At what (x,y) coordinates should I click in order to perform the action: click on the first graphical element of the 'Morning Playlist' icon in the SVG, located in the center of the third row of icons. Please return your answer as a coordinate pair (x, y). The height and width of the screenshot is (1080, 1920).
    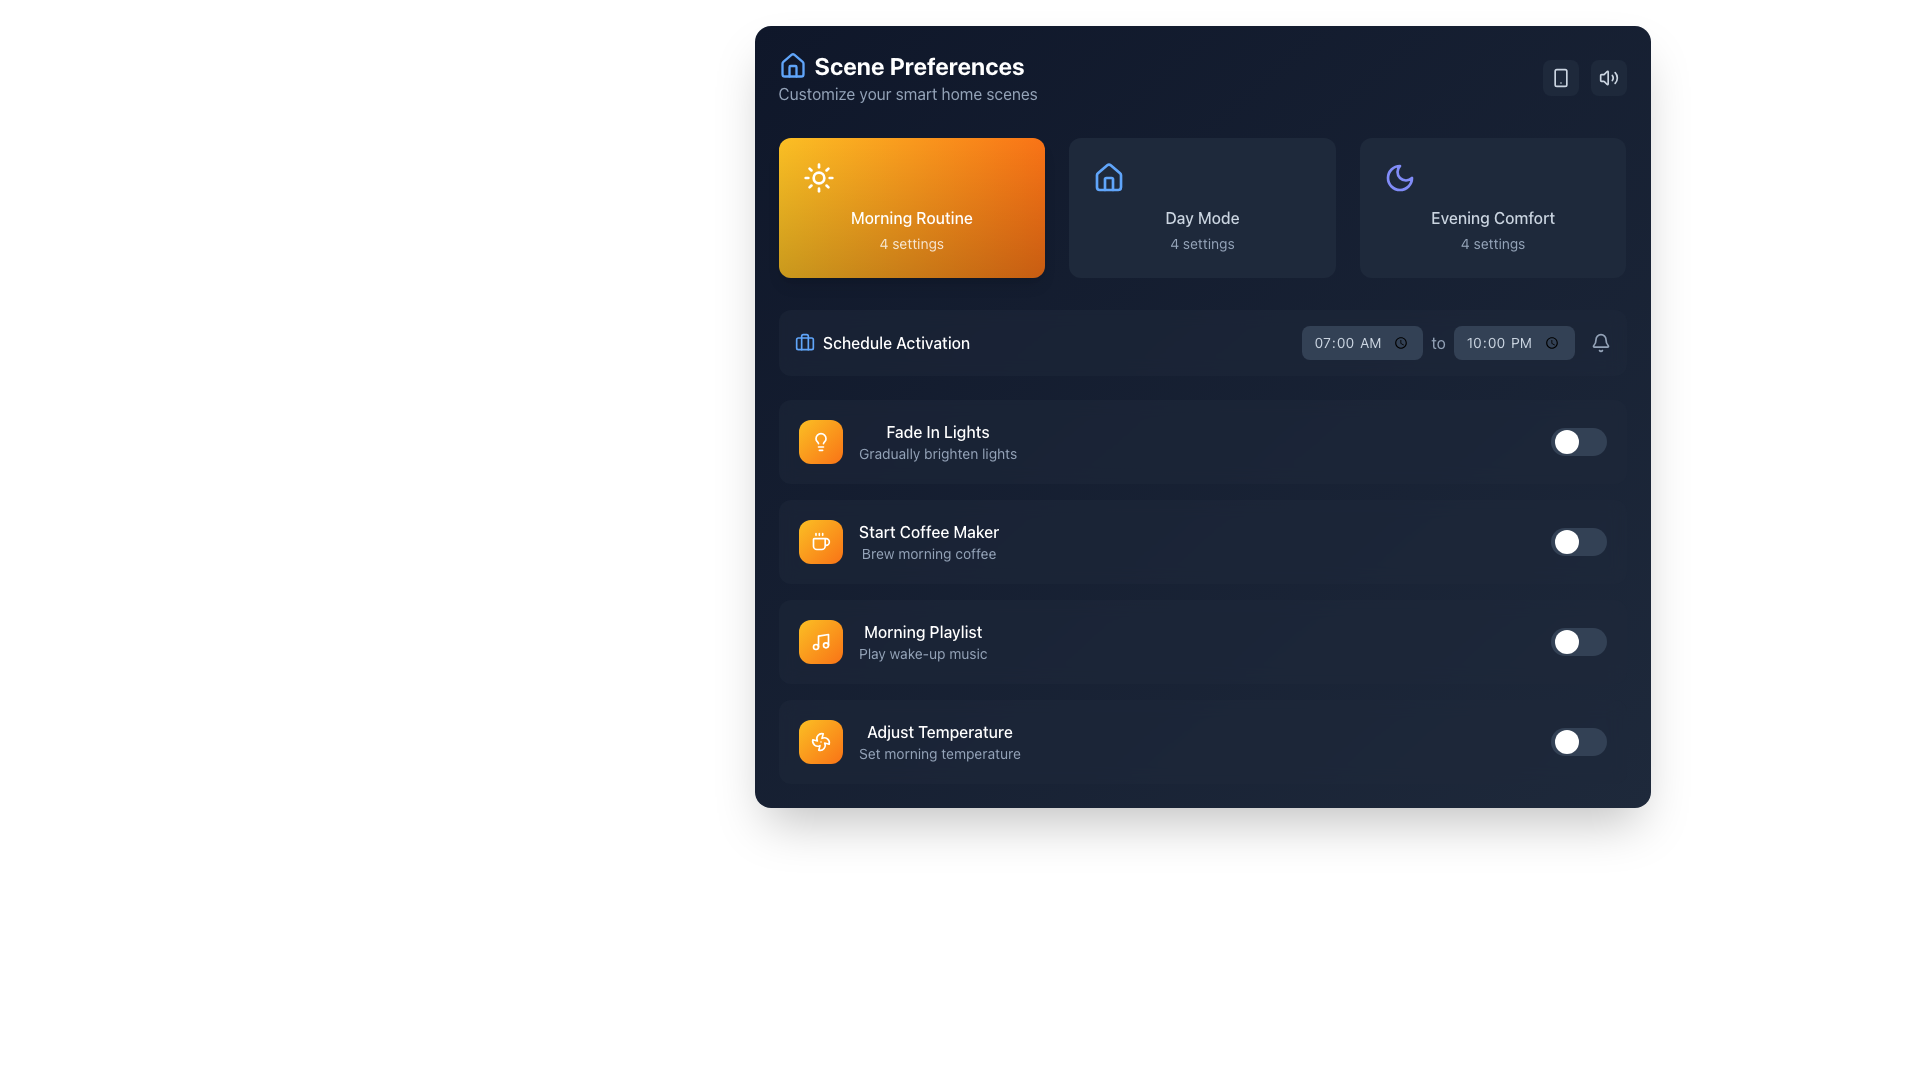
    Looking at the image, I should click on (822, 640).